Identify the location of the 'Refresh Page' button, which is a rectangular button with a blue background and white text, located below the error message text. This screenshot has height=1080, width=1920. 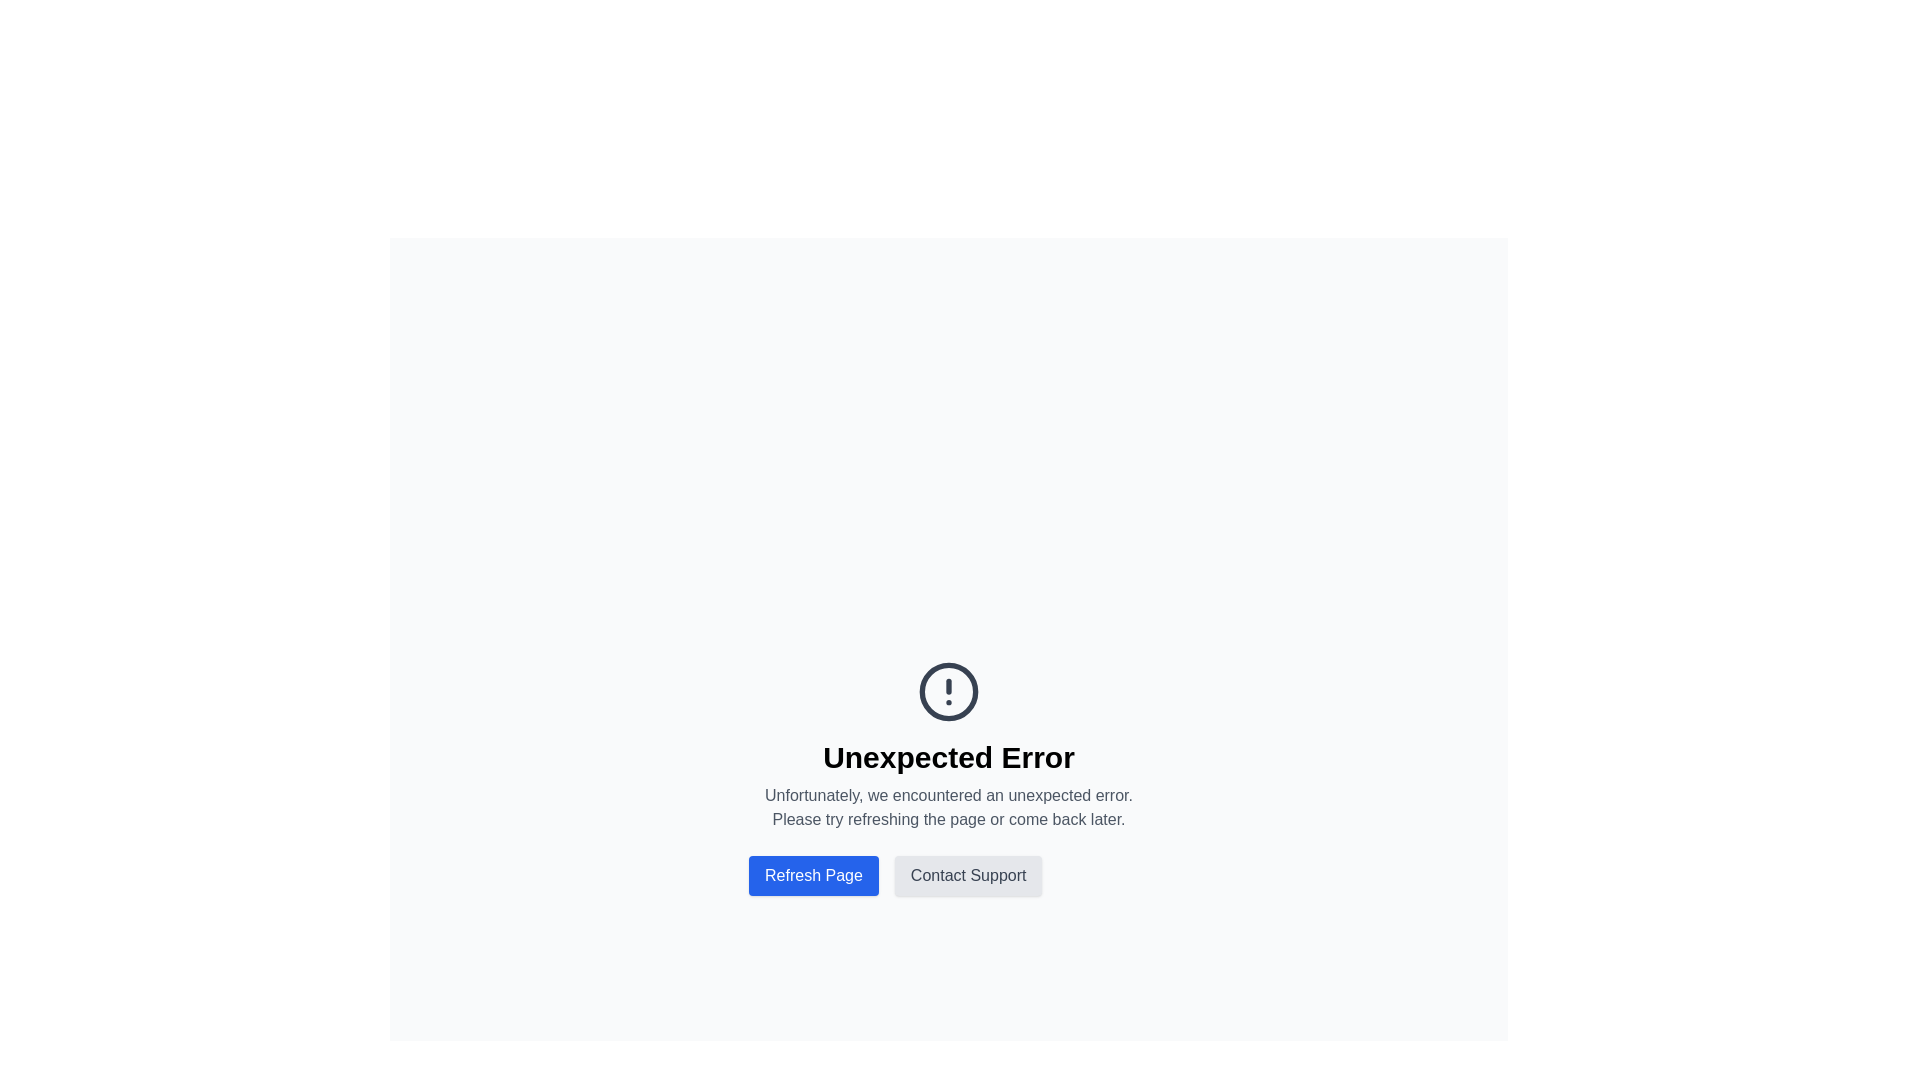
(813, 874).